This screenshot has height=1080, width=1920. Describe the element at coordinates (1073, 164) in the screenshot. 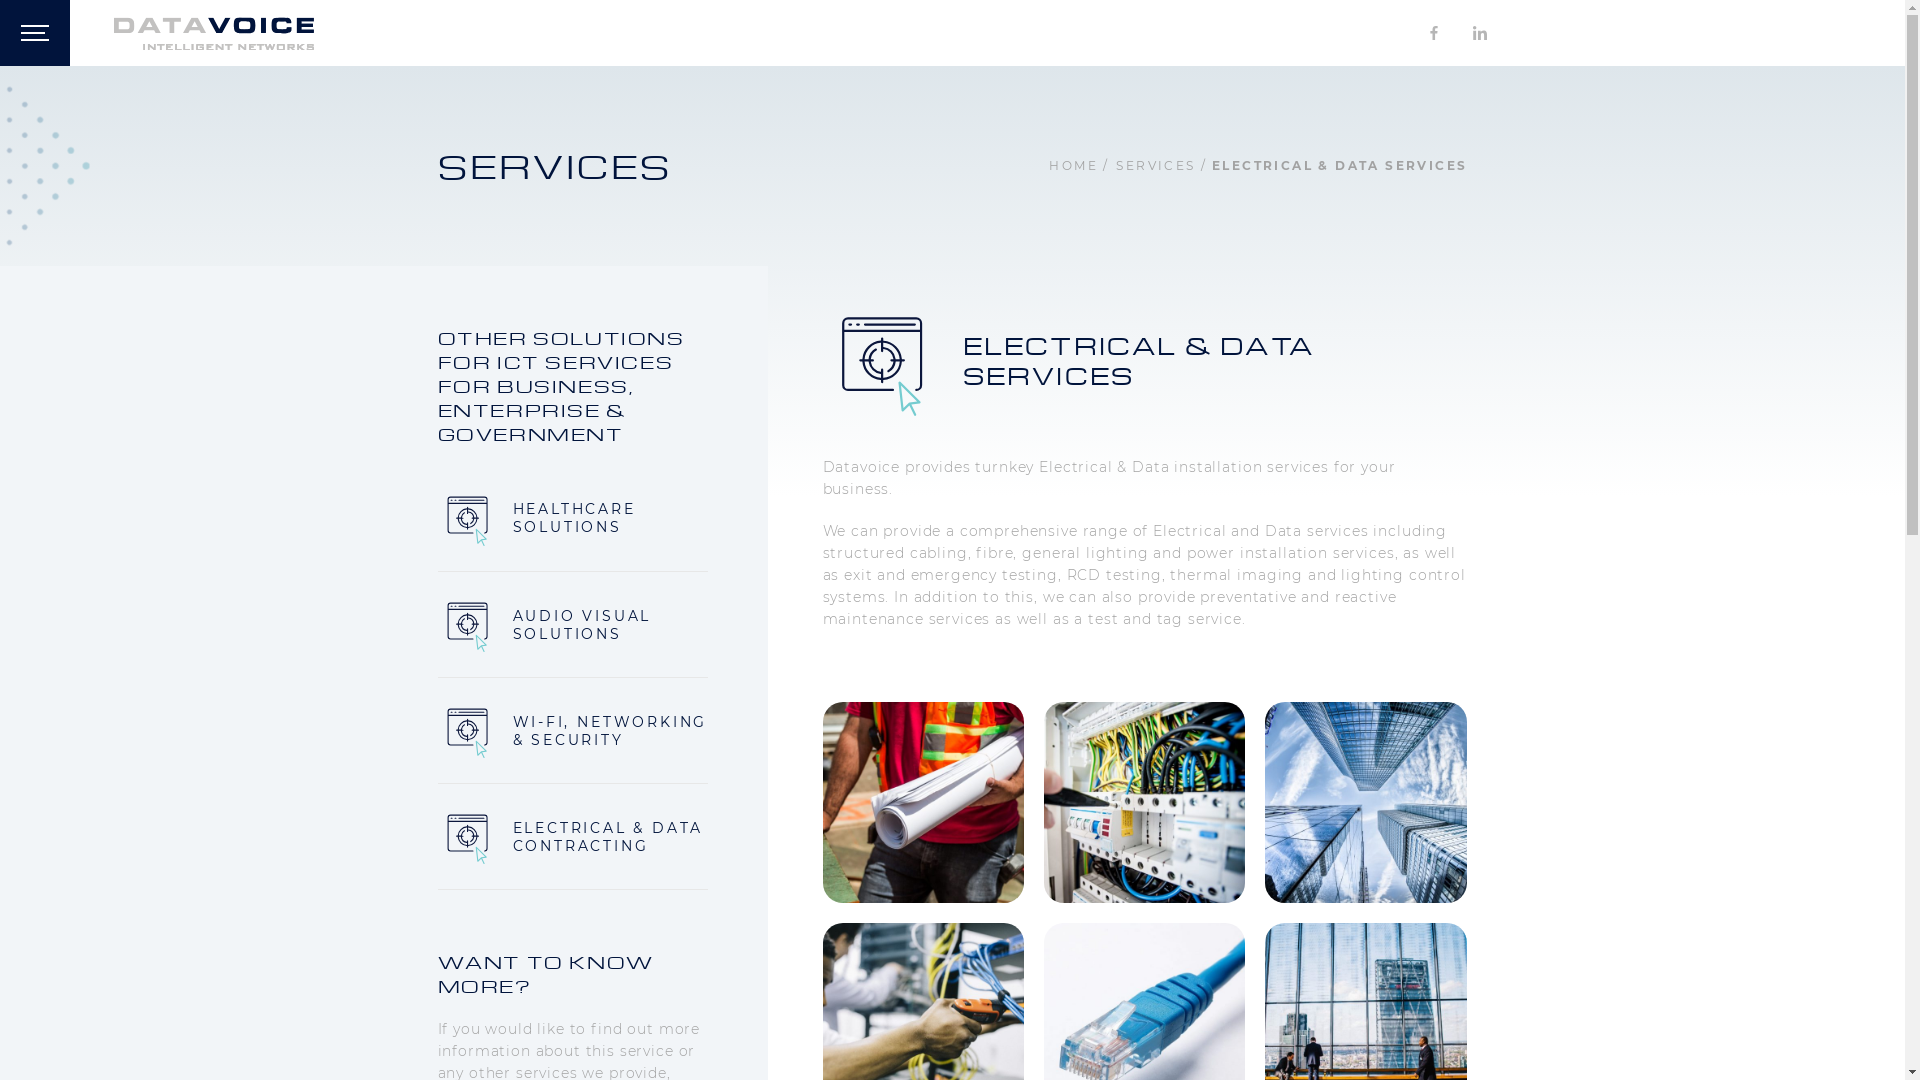

I see `'HOME'` at that location.